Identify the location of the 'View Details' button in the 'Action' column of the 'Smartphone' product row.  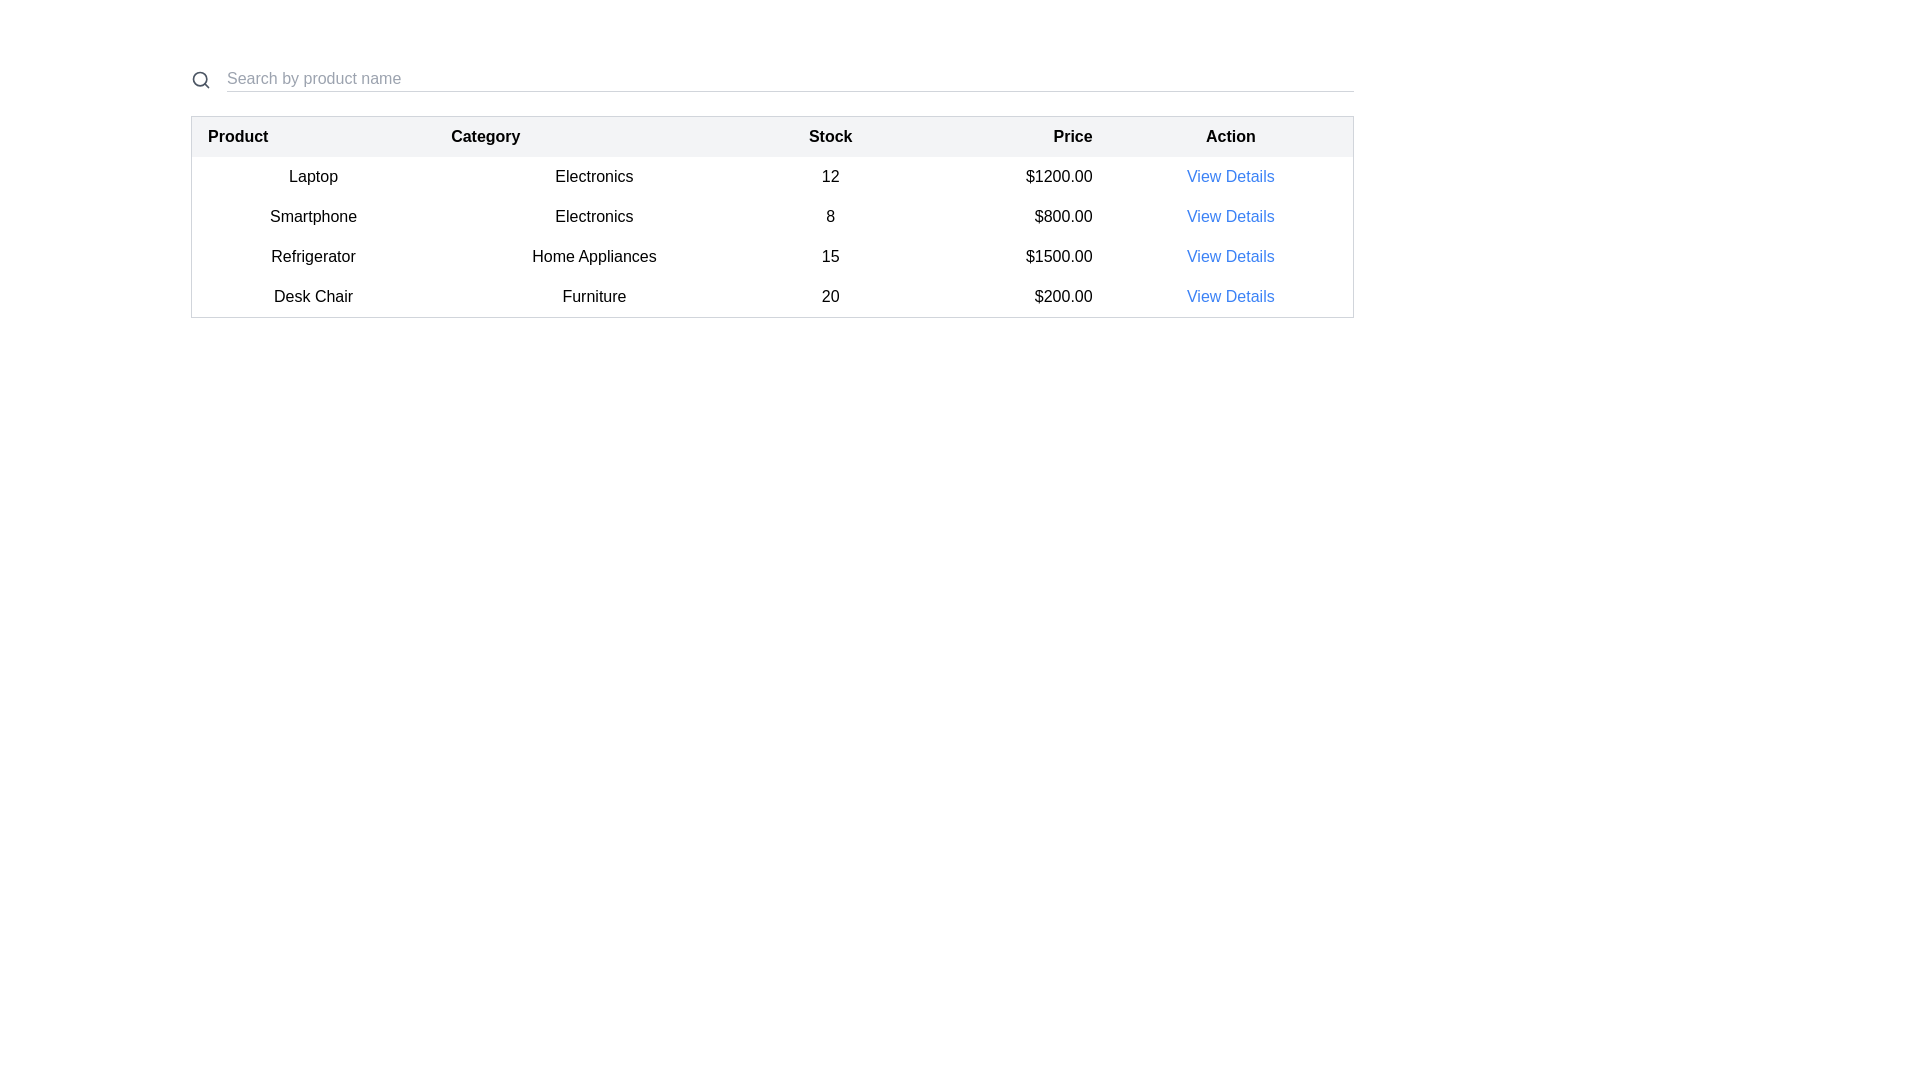
(1230, 216).